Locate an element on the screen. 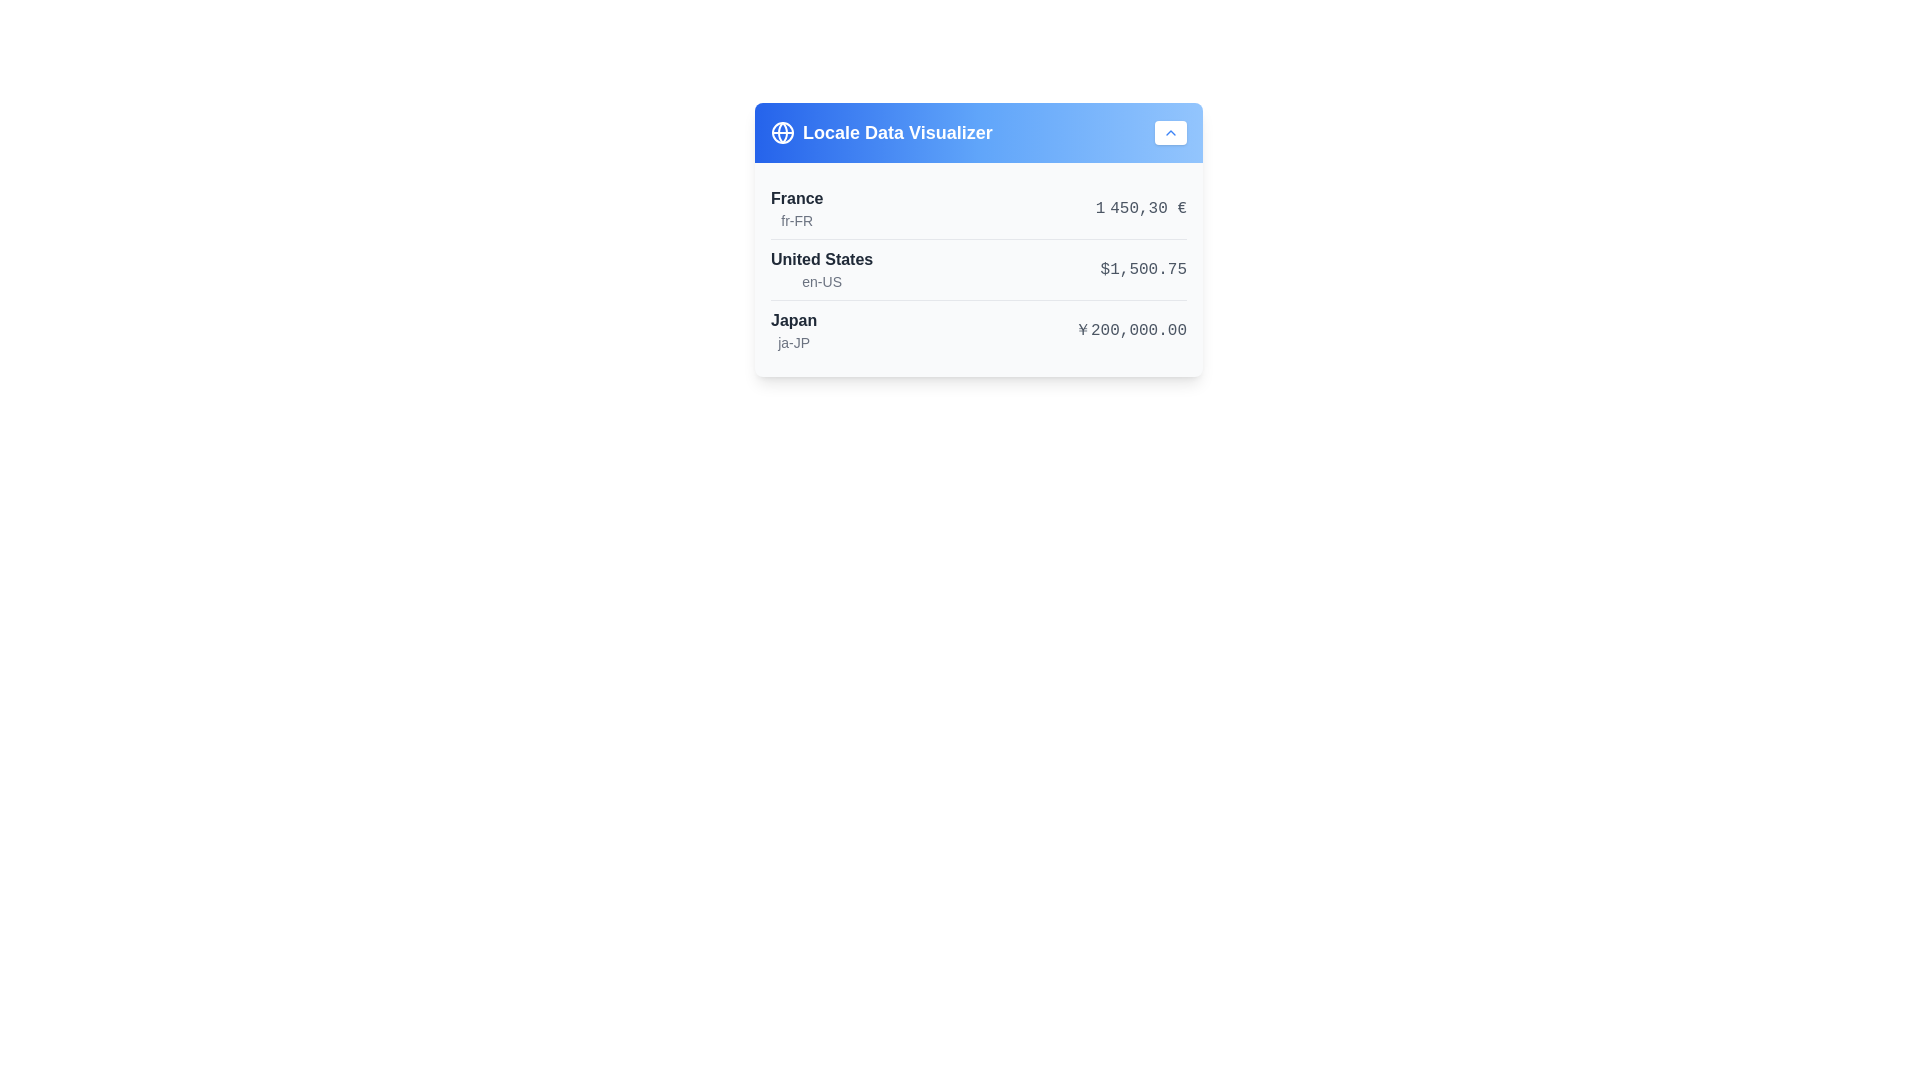 The height and width of the screenshot is (1080, 1920). the Text Label indicating 'United States' in the 'Locale Data Visualizer' modal, which is the first text instance in its row, positioned above the 'en-US' text is located at coordinates (822, 258).